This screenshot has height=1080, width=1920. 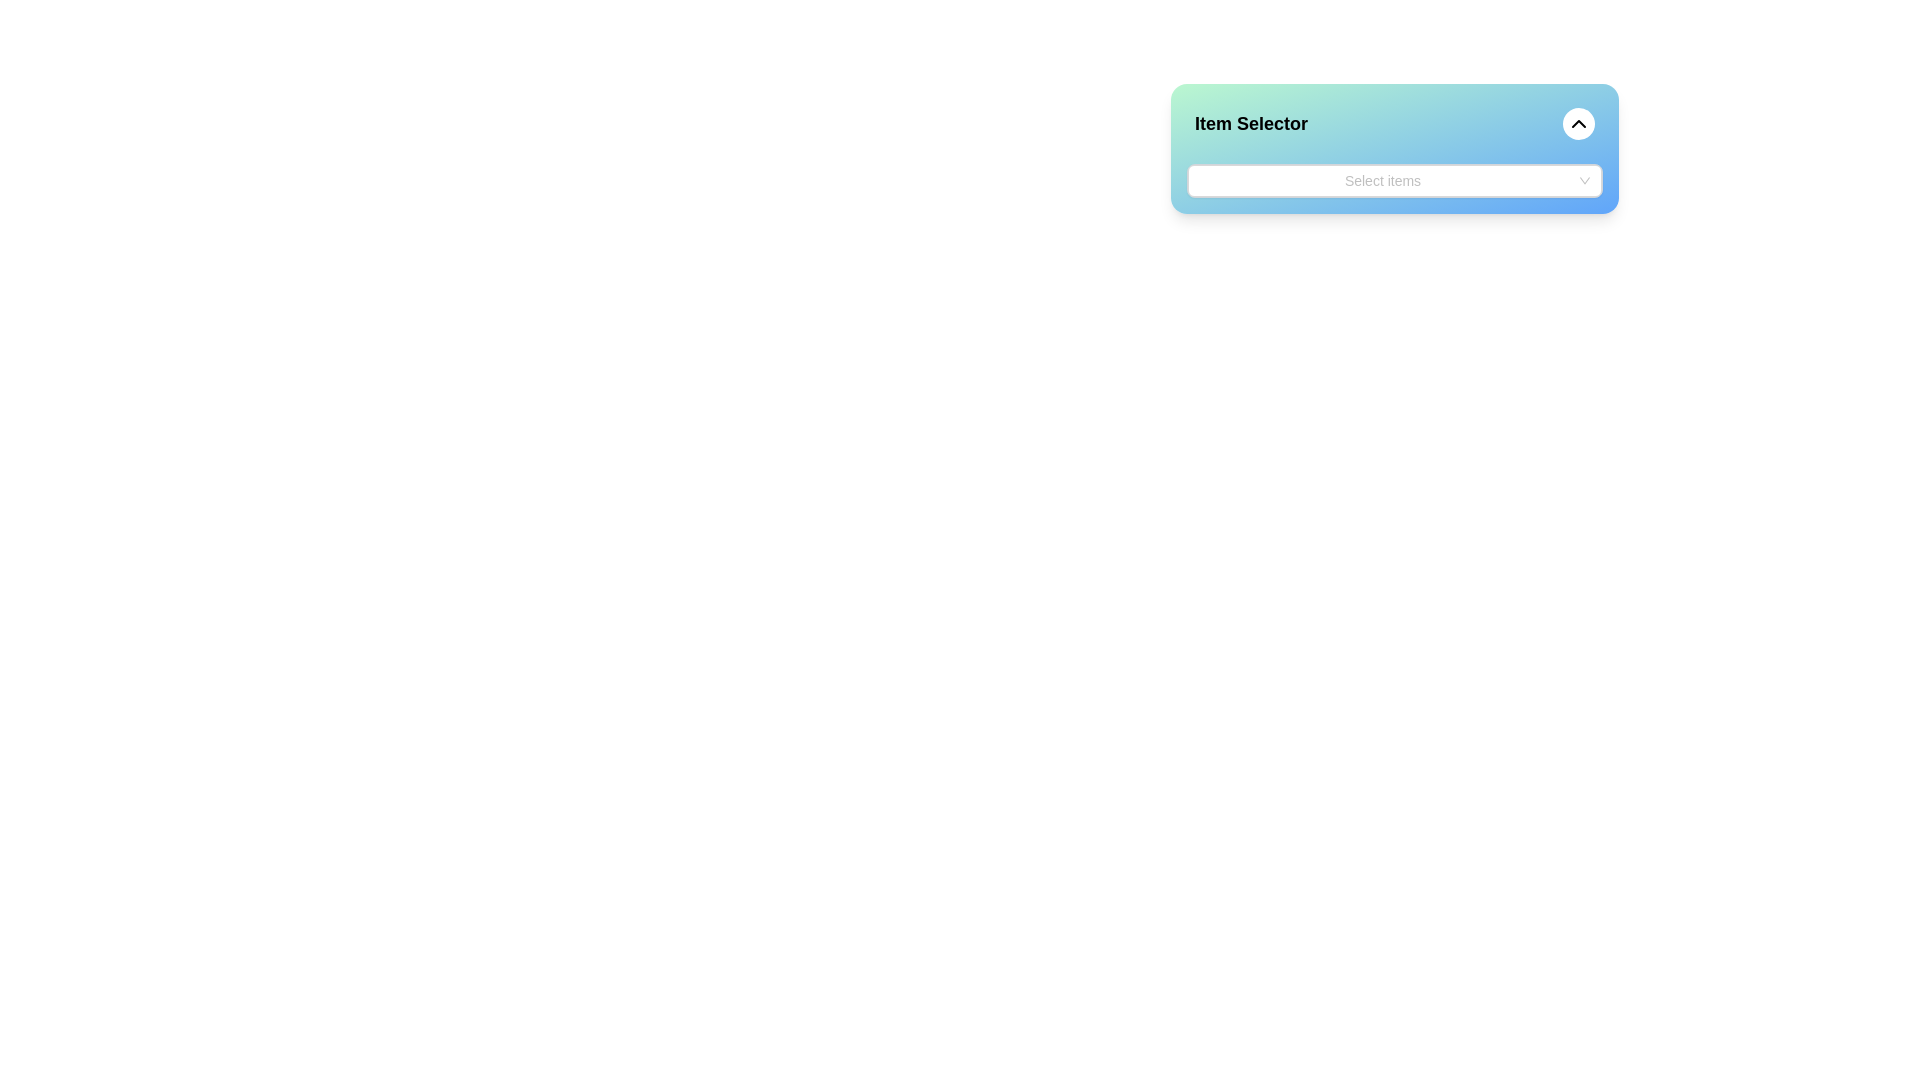 What do you see at coordinates (1583, 181) in the screenshot?
I see `the toggle button located` at bounding box center [1583, 181].